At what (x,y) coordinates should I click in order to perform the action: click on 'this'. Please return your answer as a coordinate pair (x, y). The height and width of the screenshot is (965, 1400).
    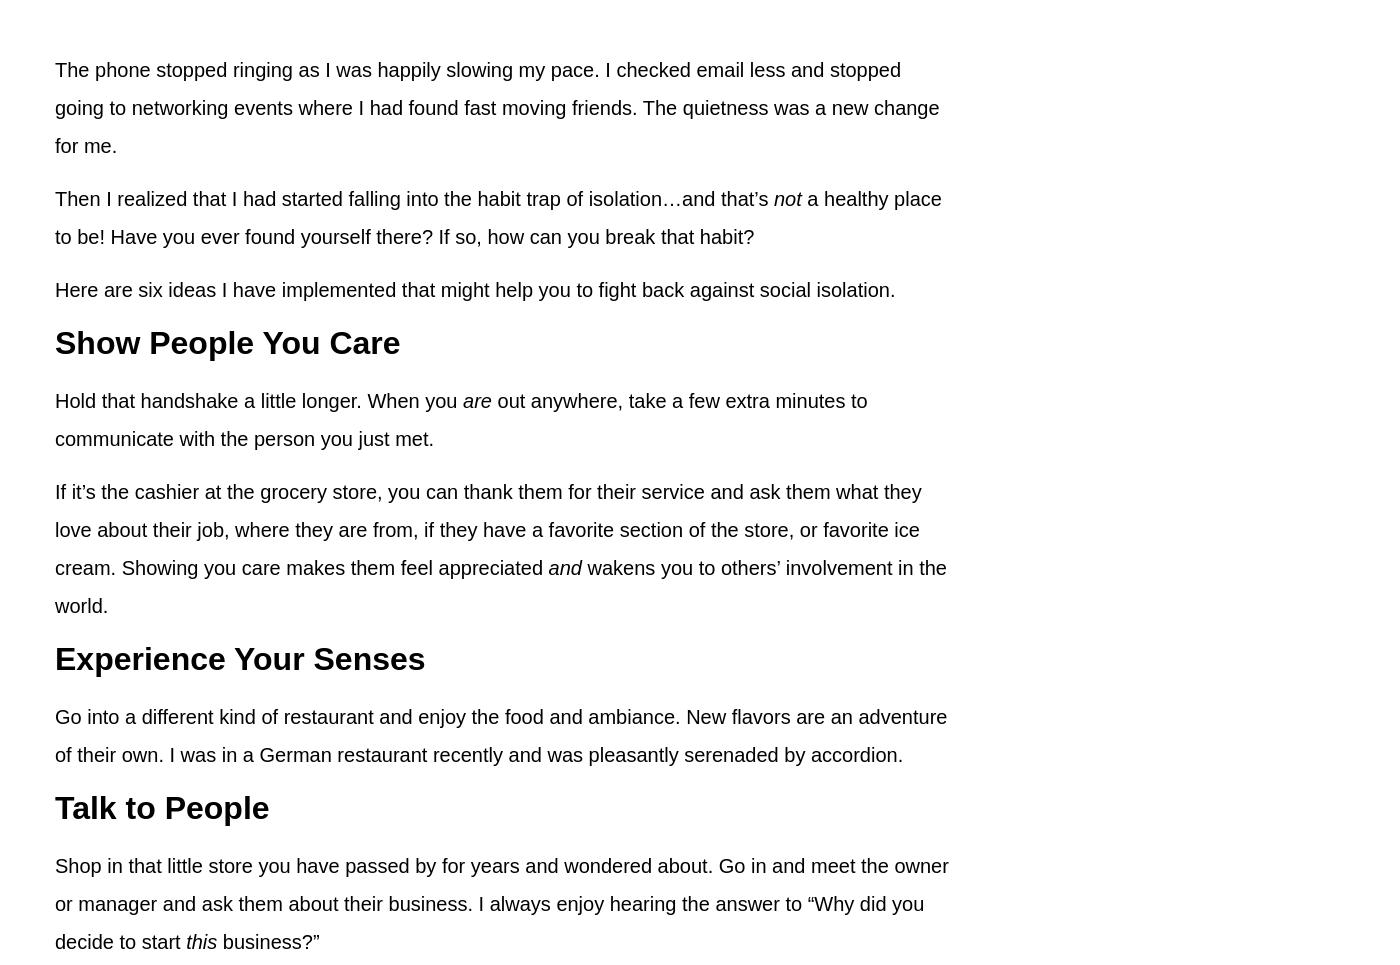
    Looking at the image, I should click on (186, 940).